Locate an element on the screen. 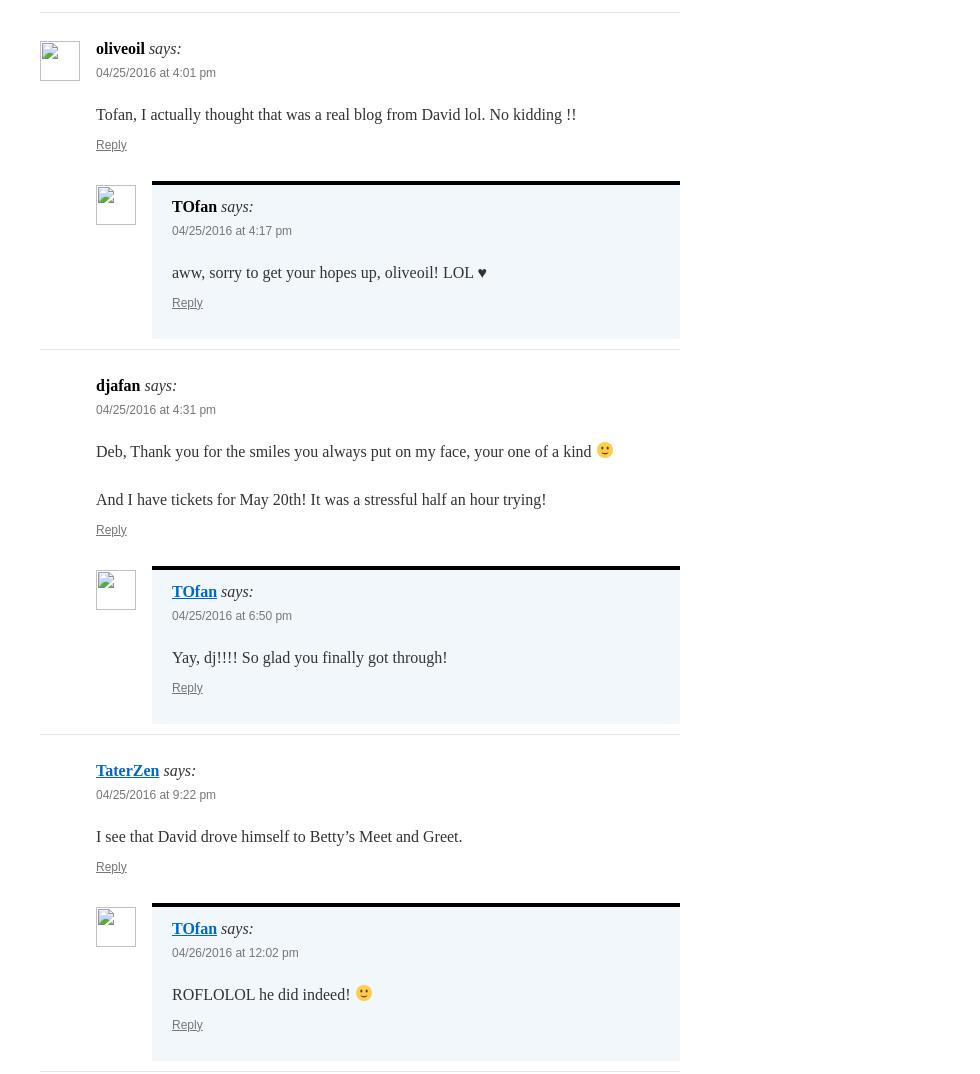 The height and width of the screenshot is (1074, 980). 'aww, sorry to get your hopes up, oliveoil! LOL ♥' is located at coordinates (171, 271).